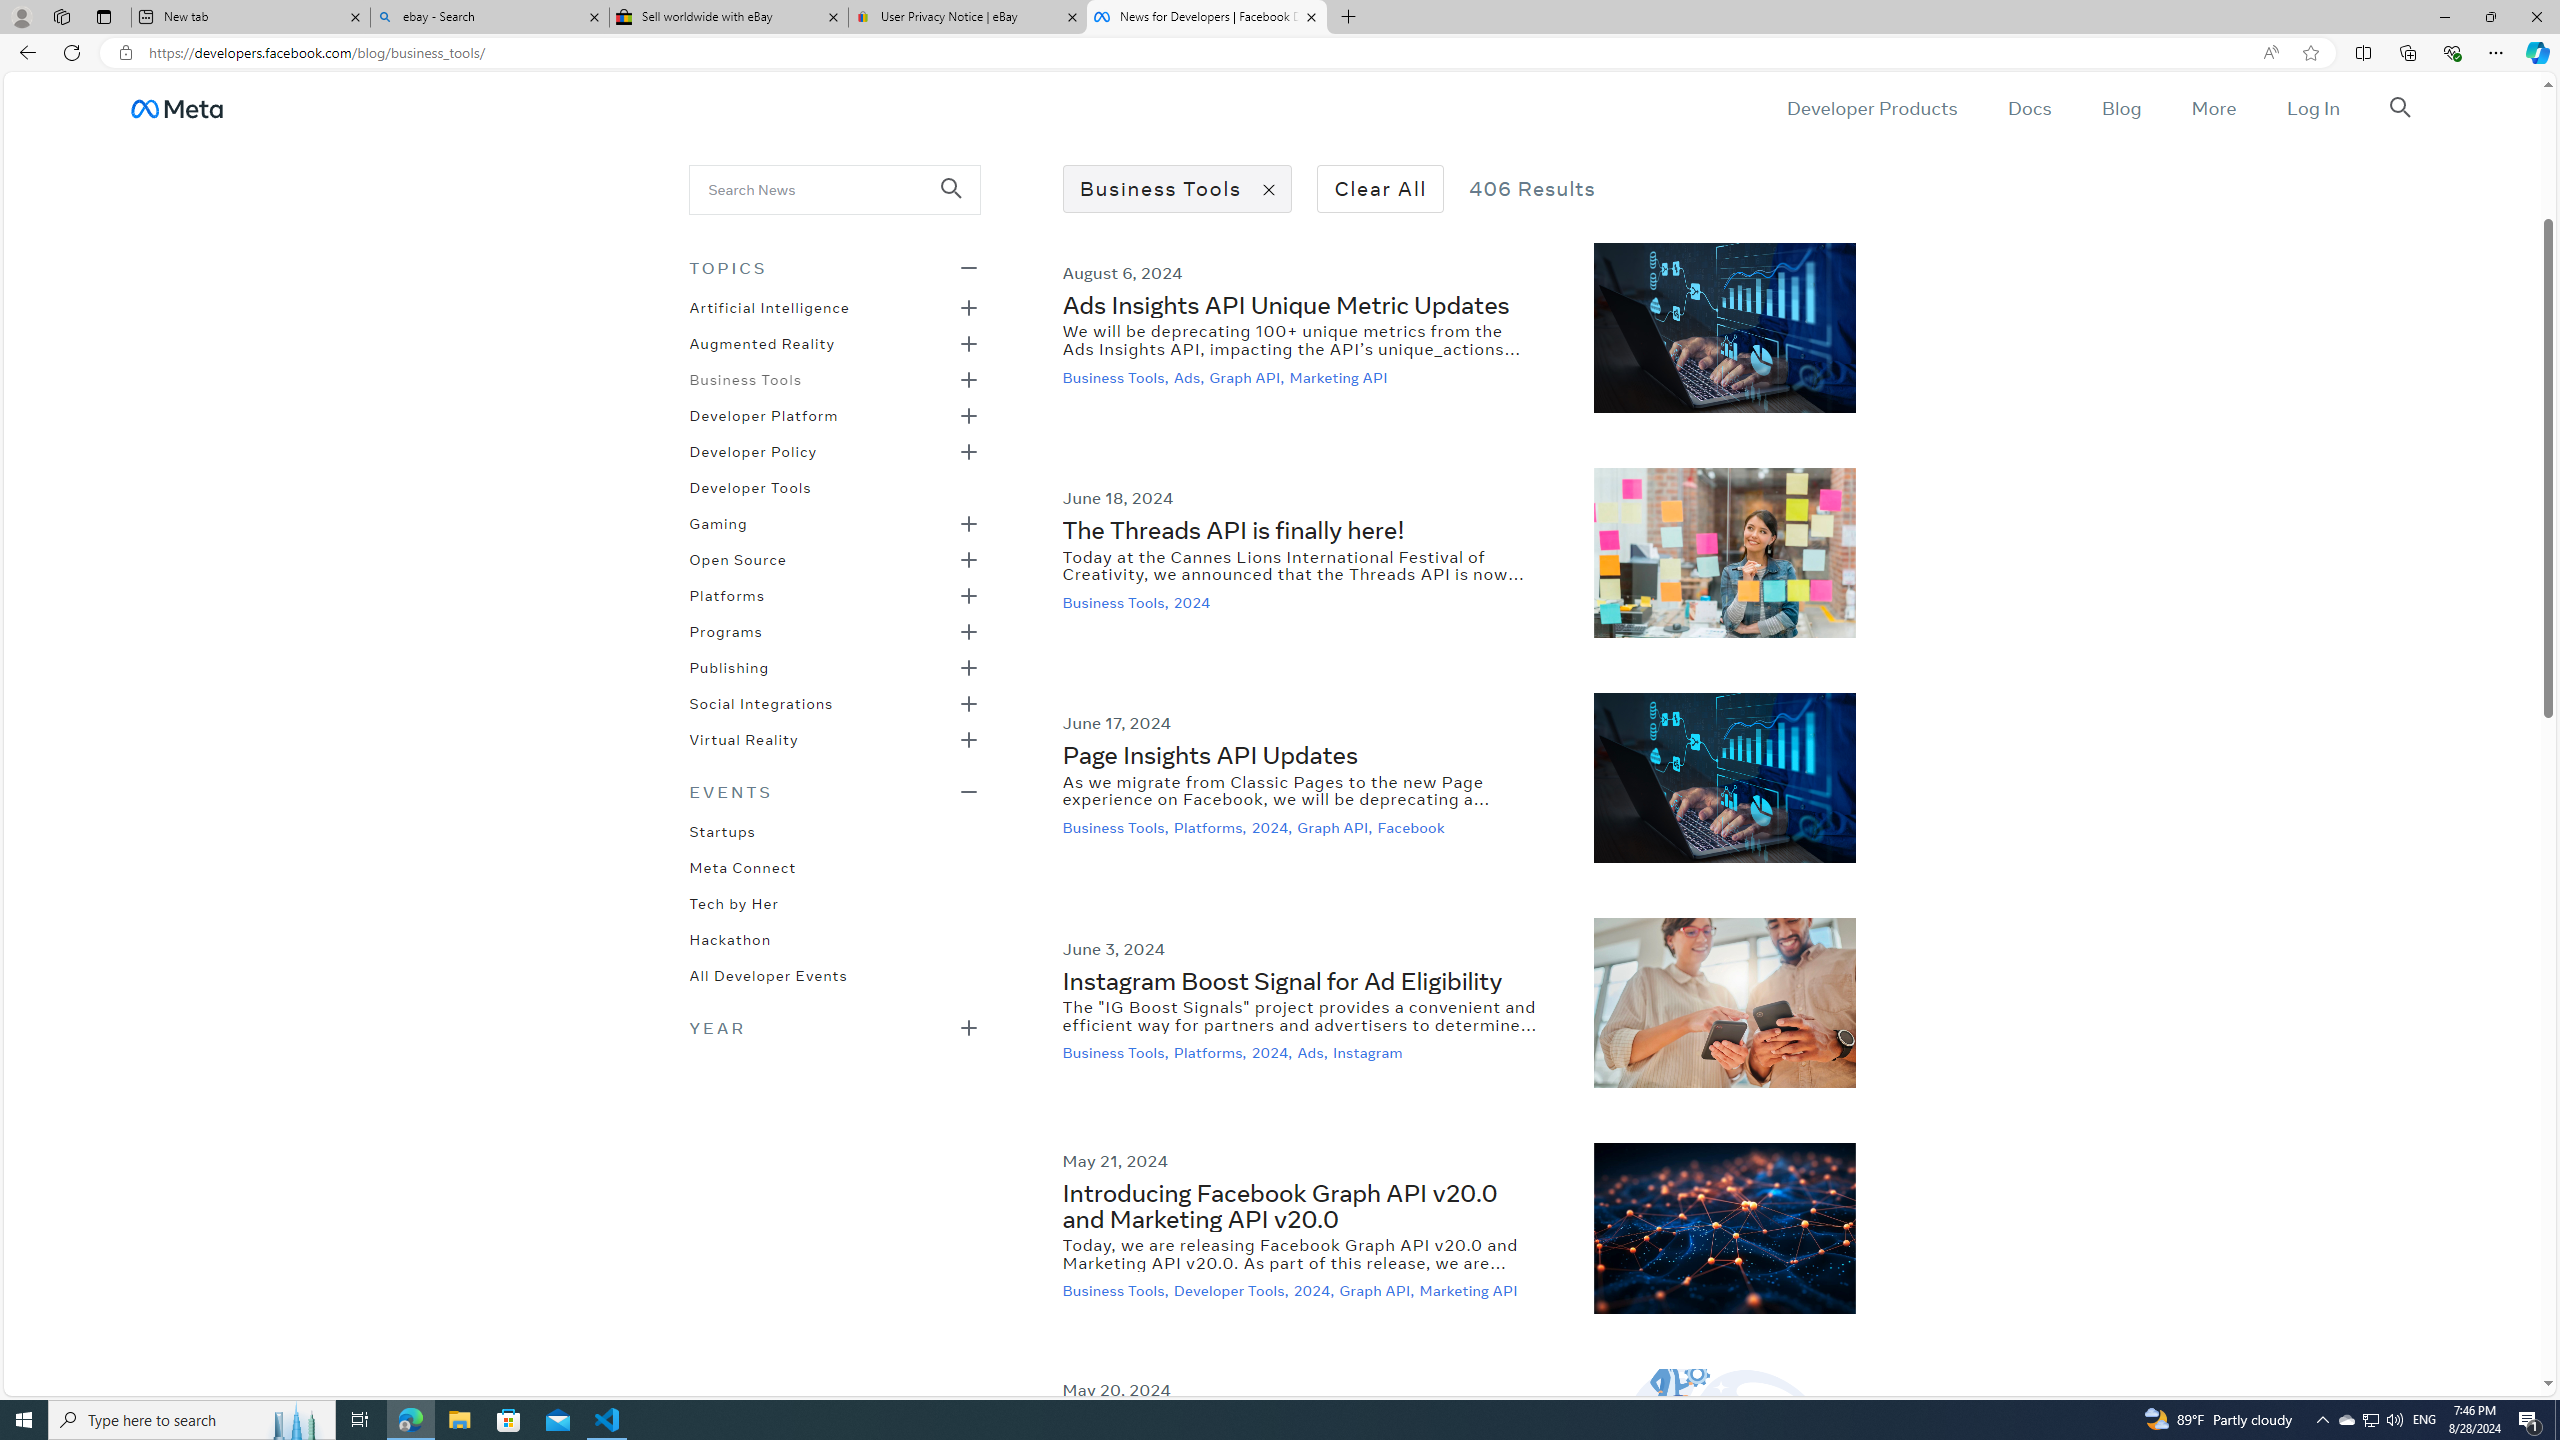 The image size is (2560, 1440). Describe the element at coordinates (175, 107) in the screenshot. I see `'AutomationID: u_0_4z_2S'` at that location.